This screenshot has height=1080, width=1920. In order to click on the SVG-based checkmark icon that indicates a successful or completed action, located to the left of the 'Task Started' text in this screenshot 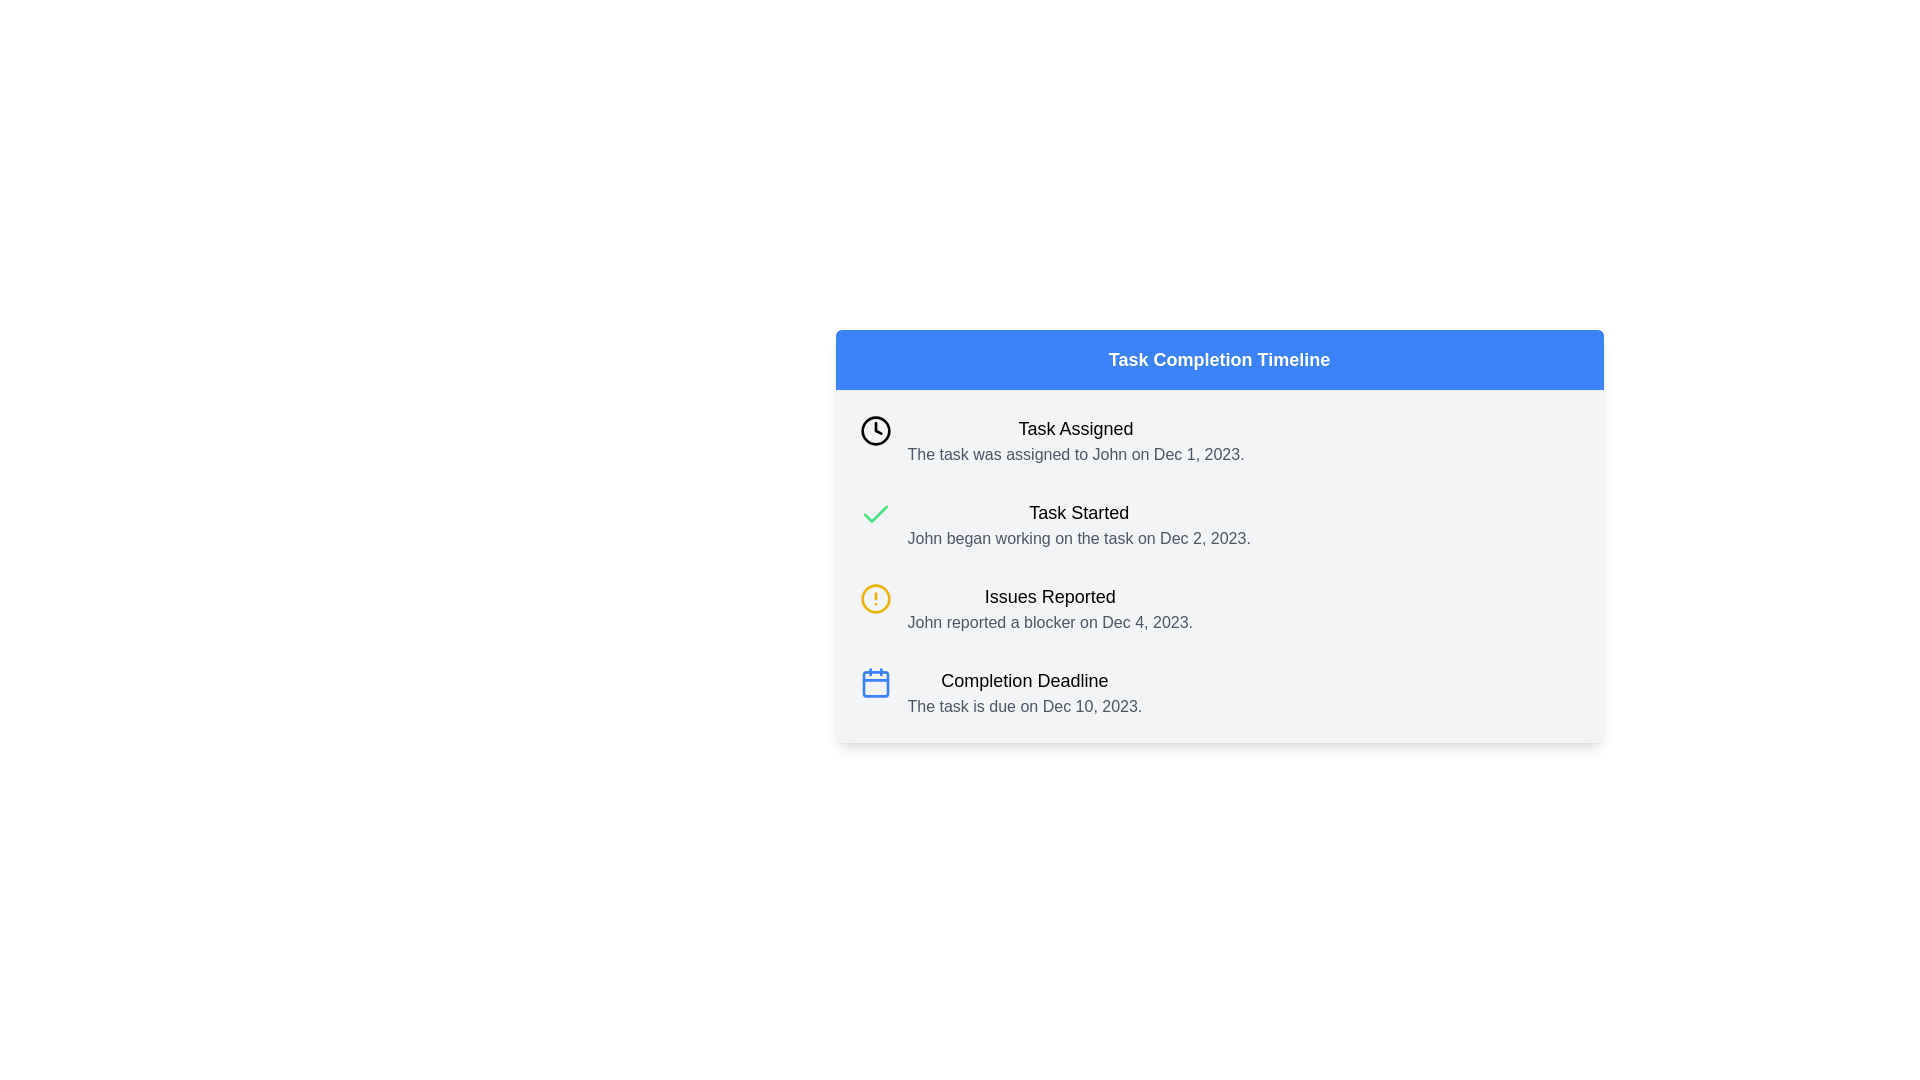, I will do `click(875, 513)`.